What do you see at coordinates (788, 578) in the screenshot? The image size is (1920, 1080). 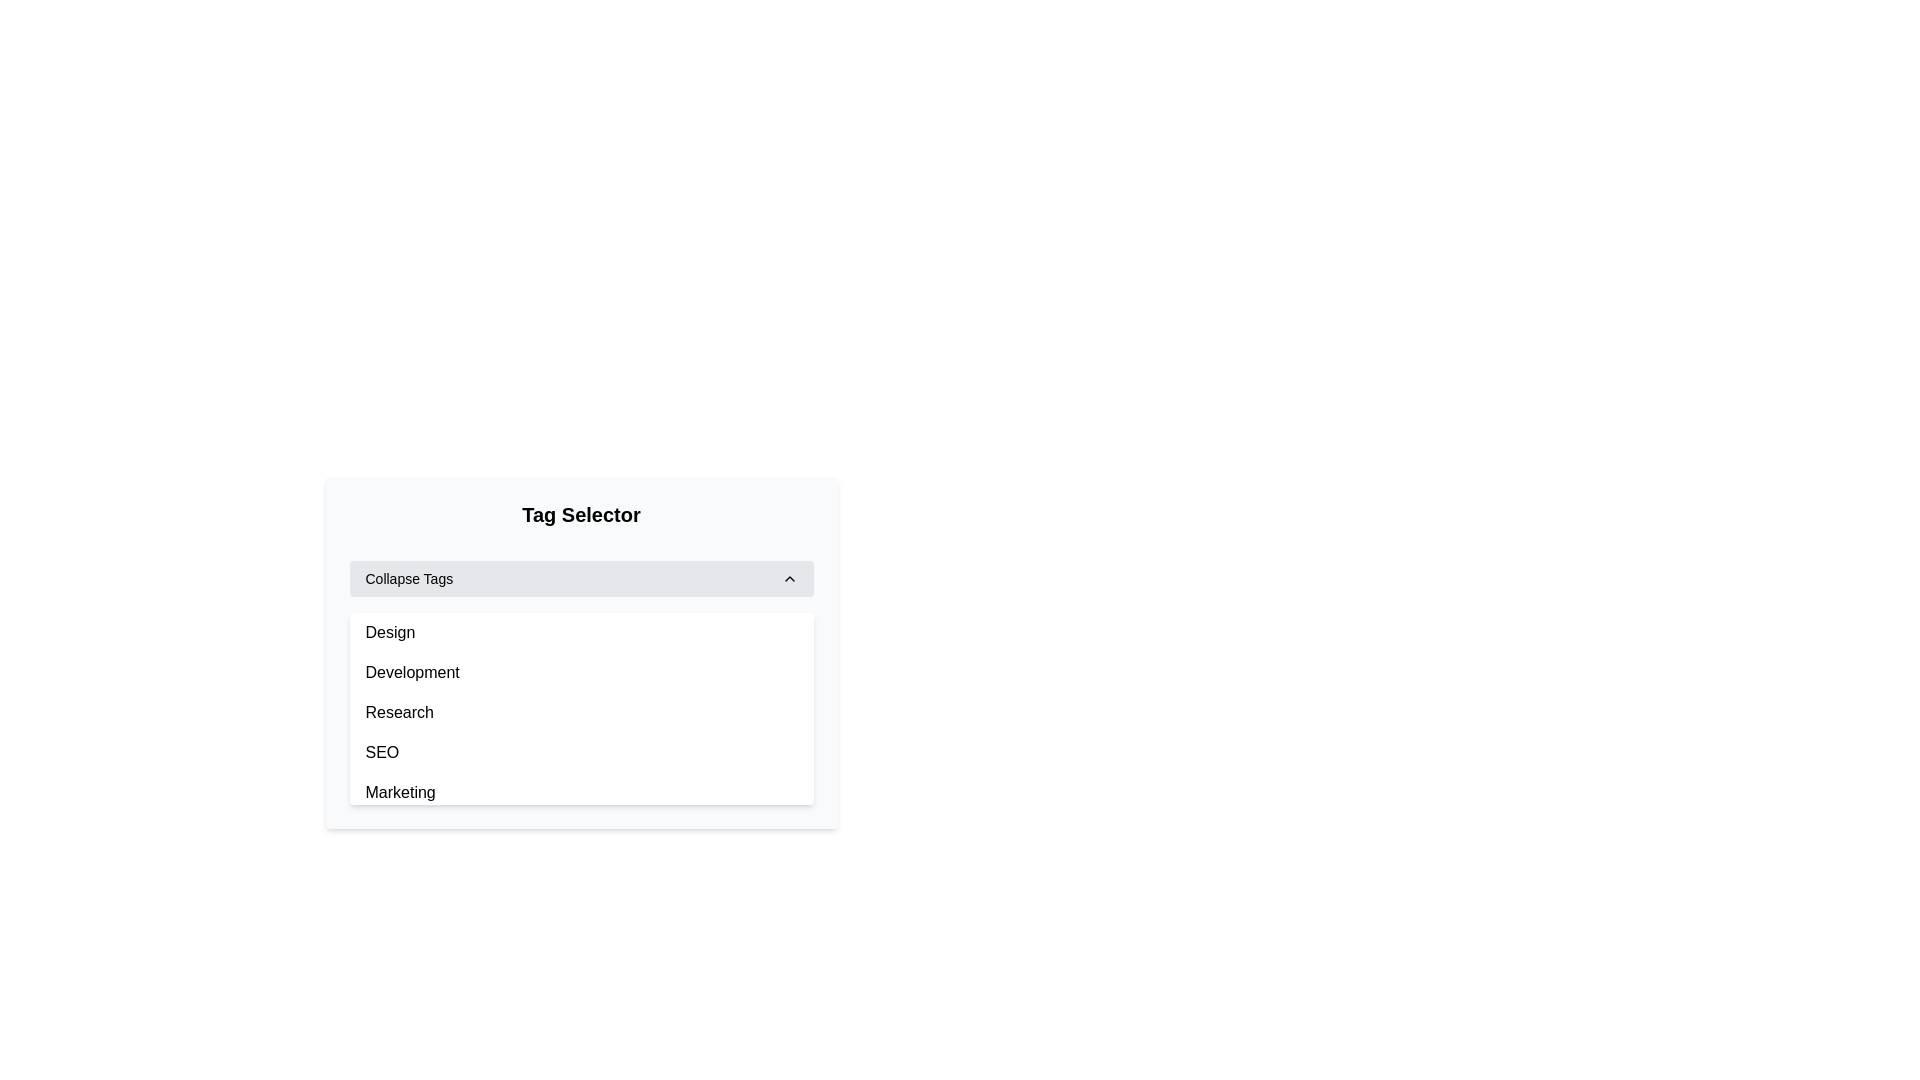 I see `the upward-facing chevron icon located in the 'Collapse Tags' section, positioned to the far right adjacent to the label 'Collapse Tags'` at bounding box center [788, 578].